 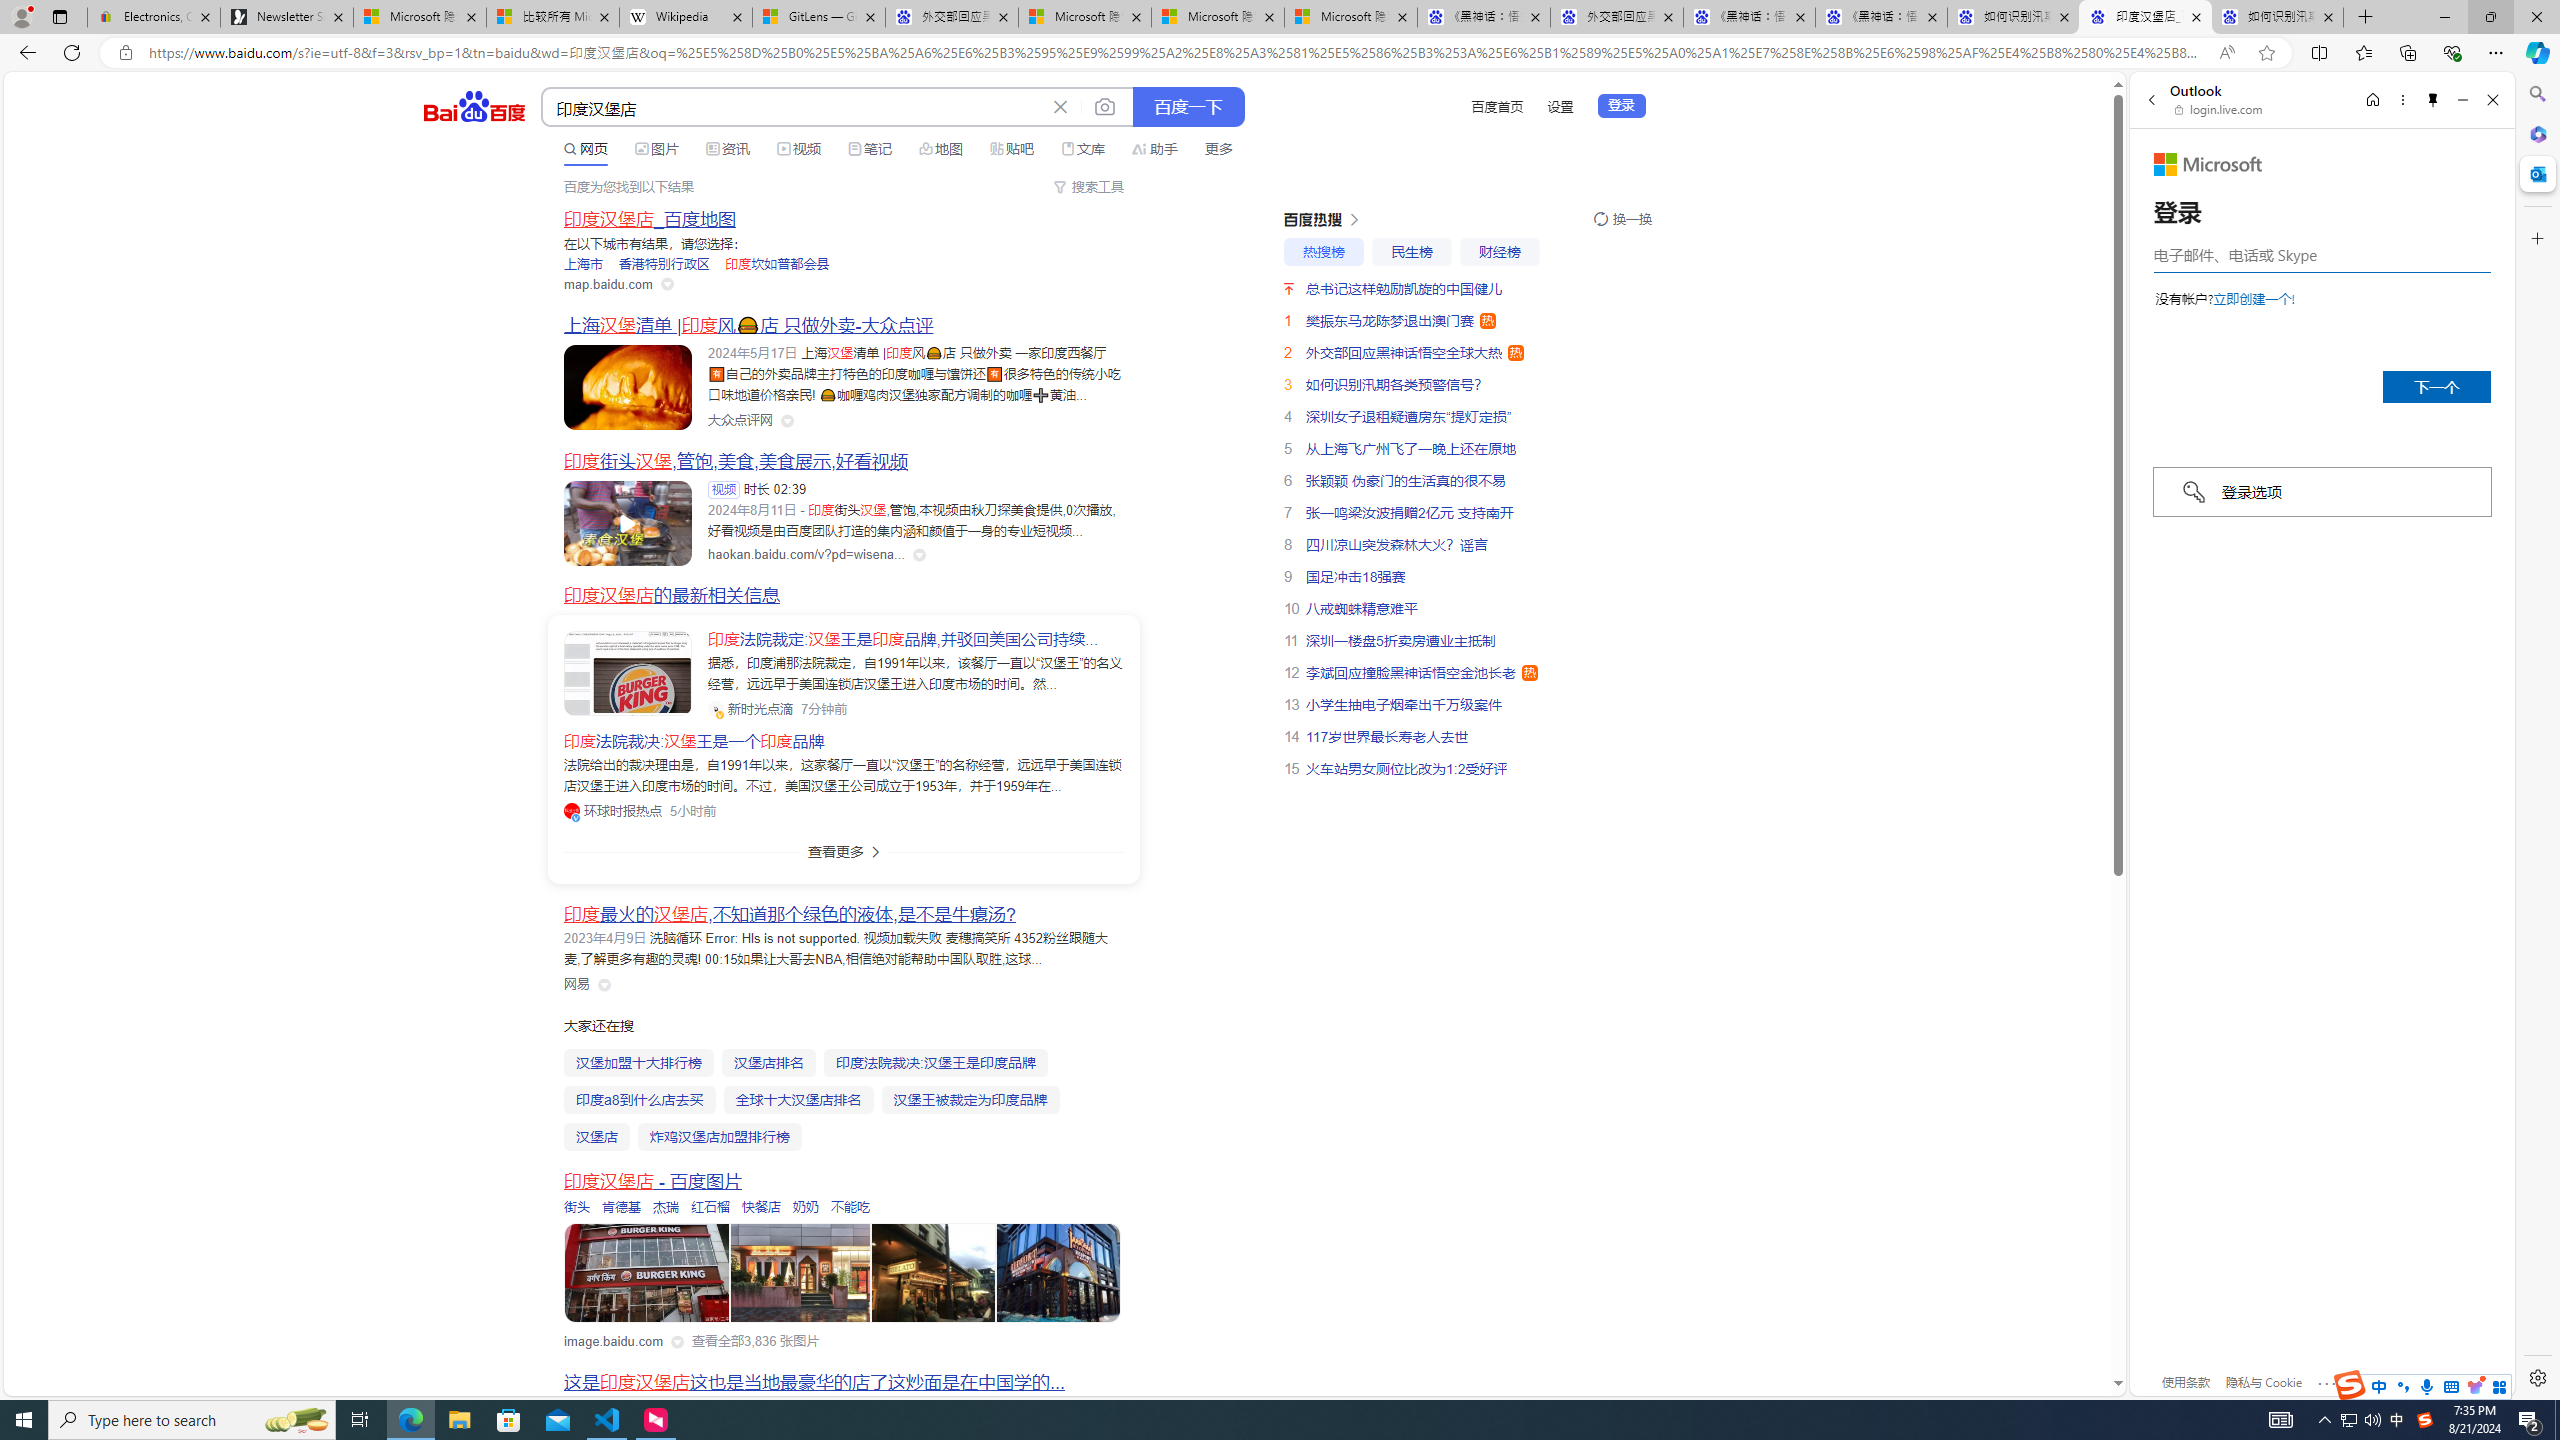 I want to click on 'Class: c-img c-img-radius-large', so click(x=627, y=673).